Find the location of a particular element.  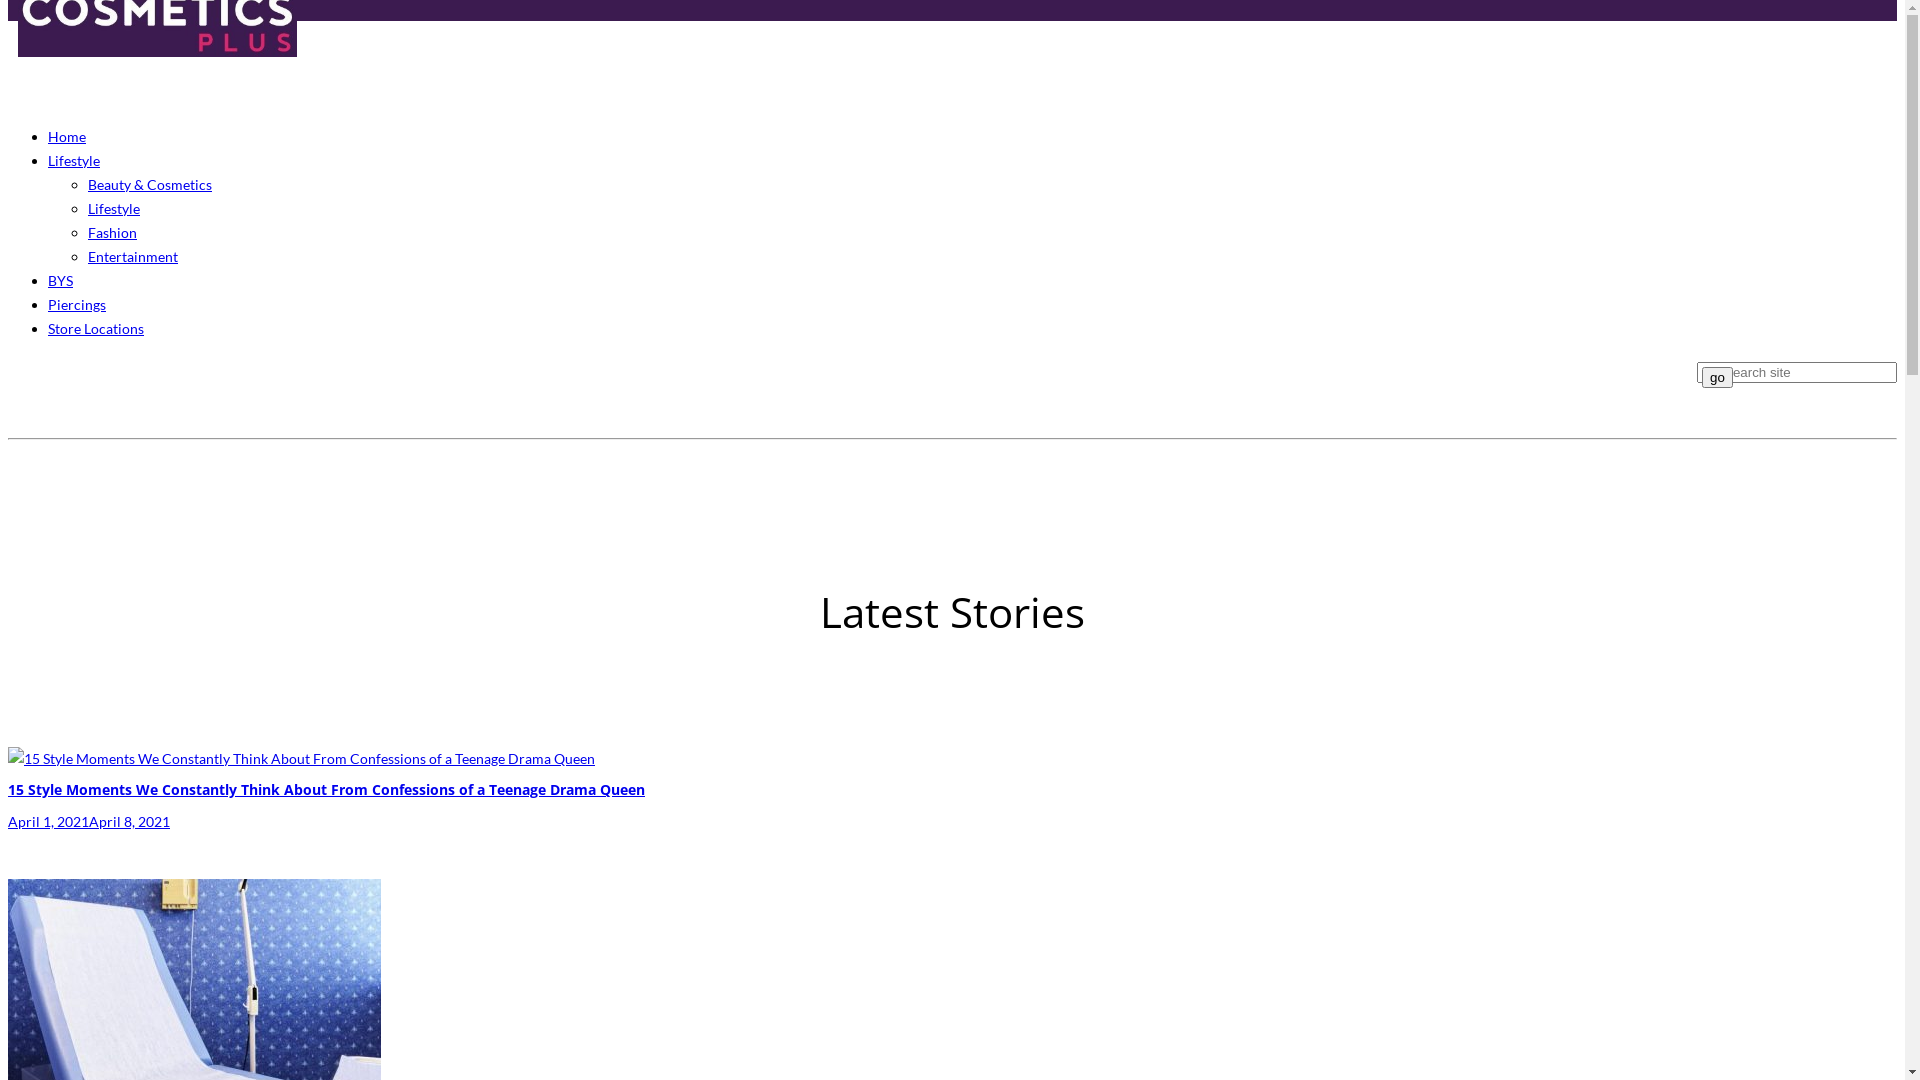

'Store Locations' is located at coordinates (95, 327).